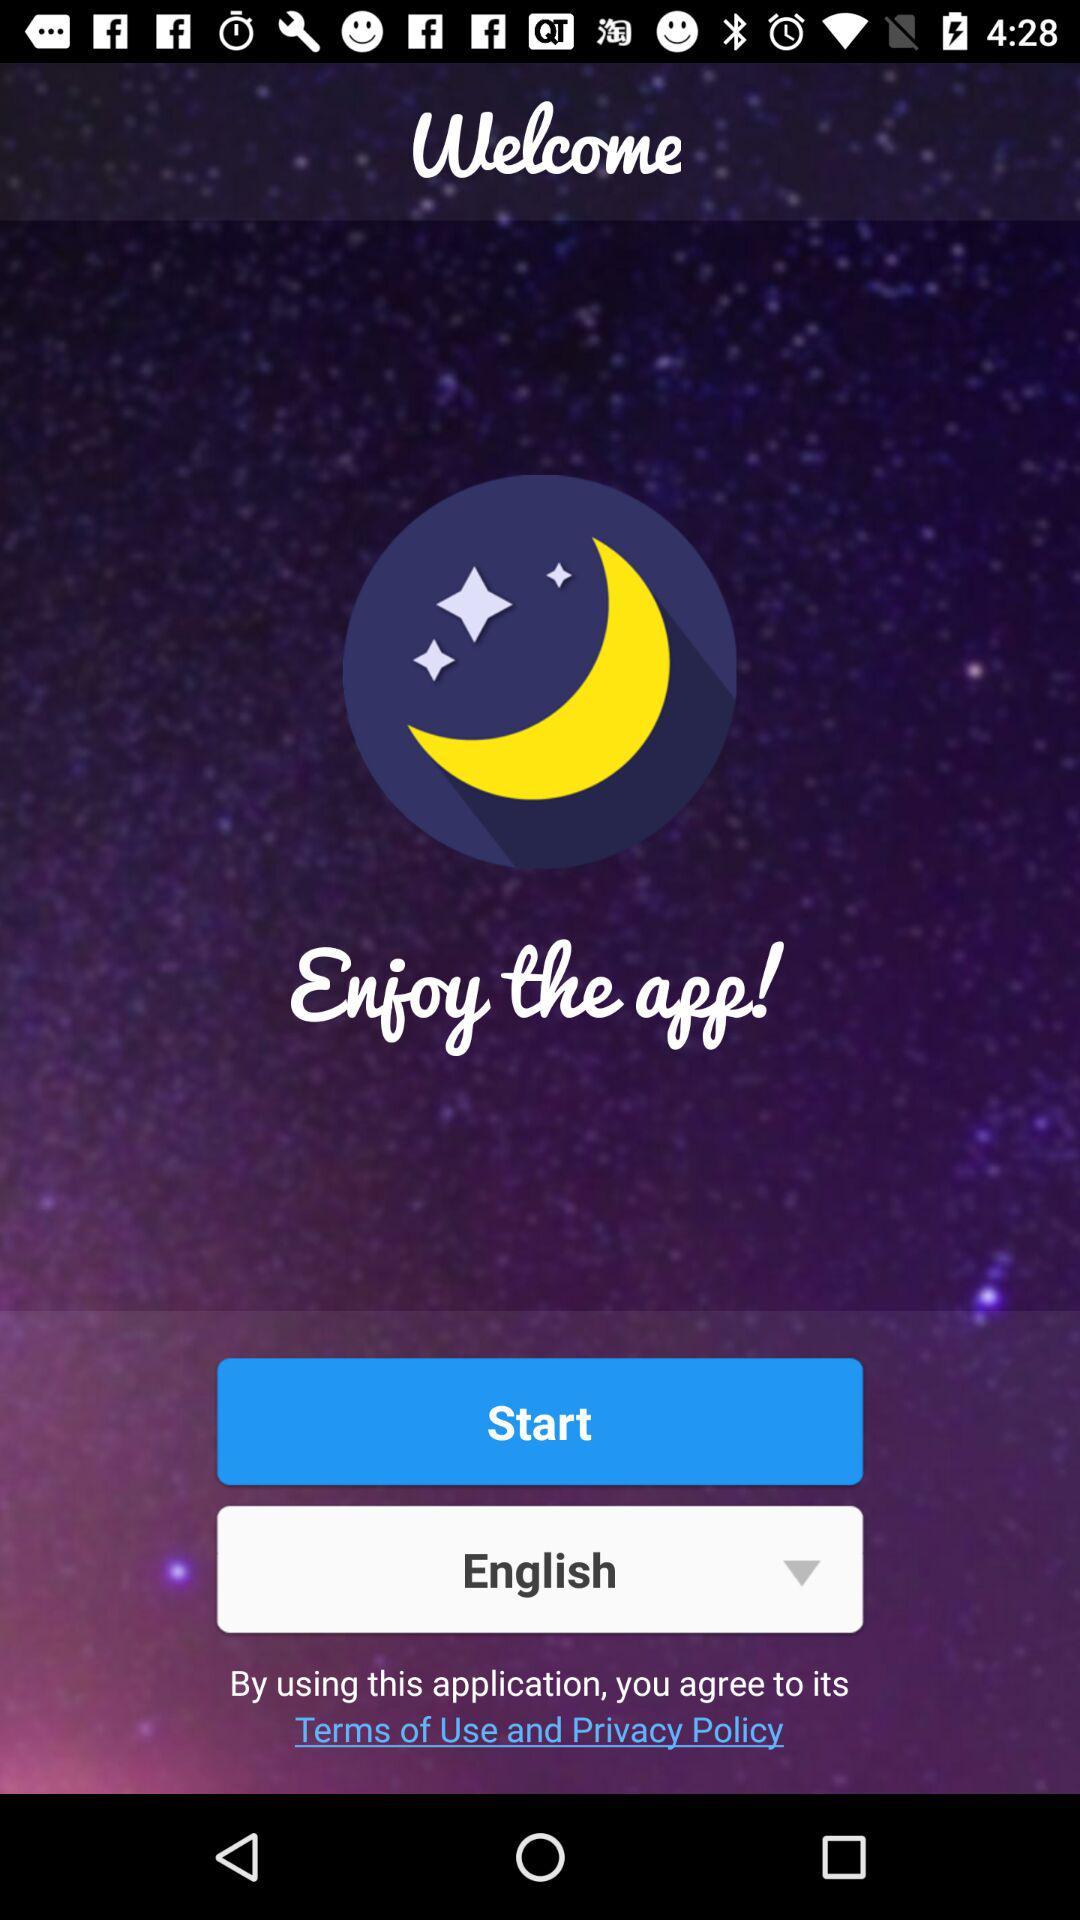  What do you see at coordinates (538, 1420) in the screenshot?
I see `the item below the enjoy the app! item` at bounding box center [538, 1420].